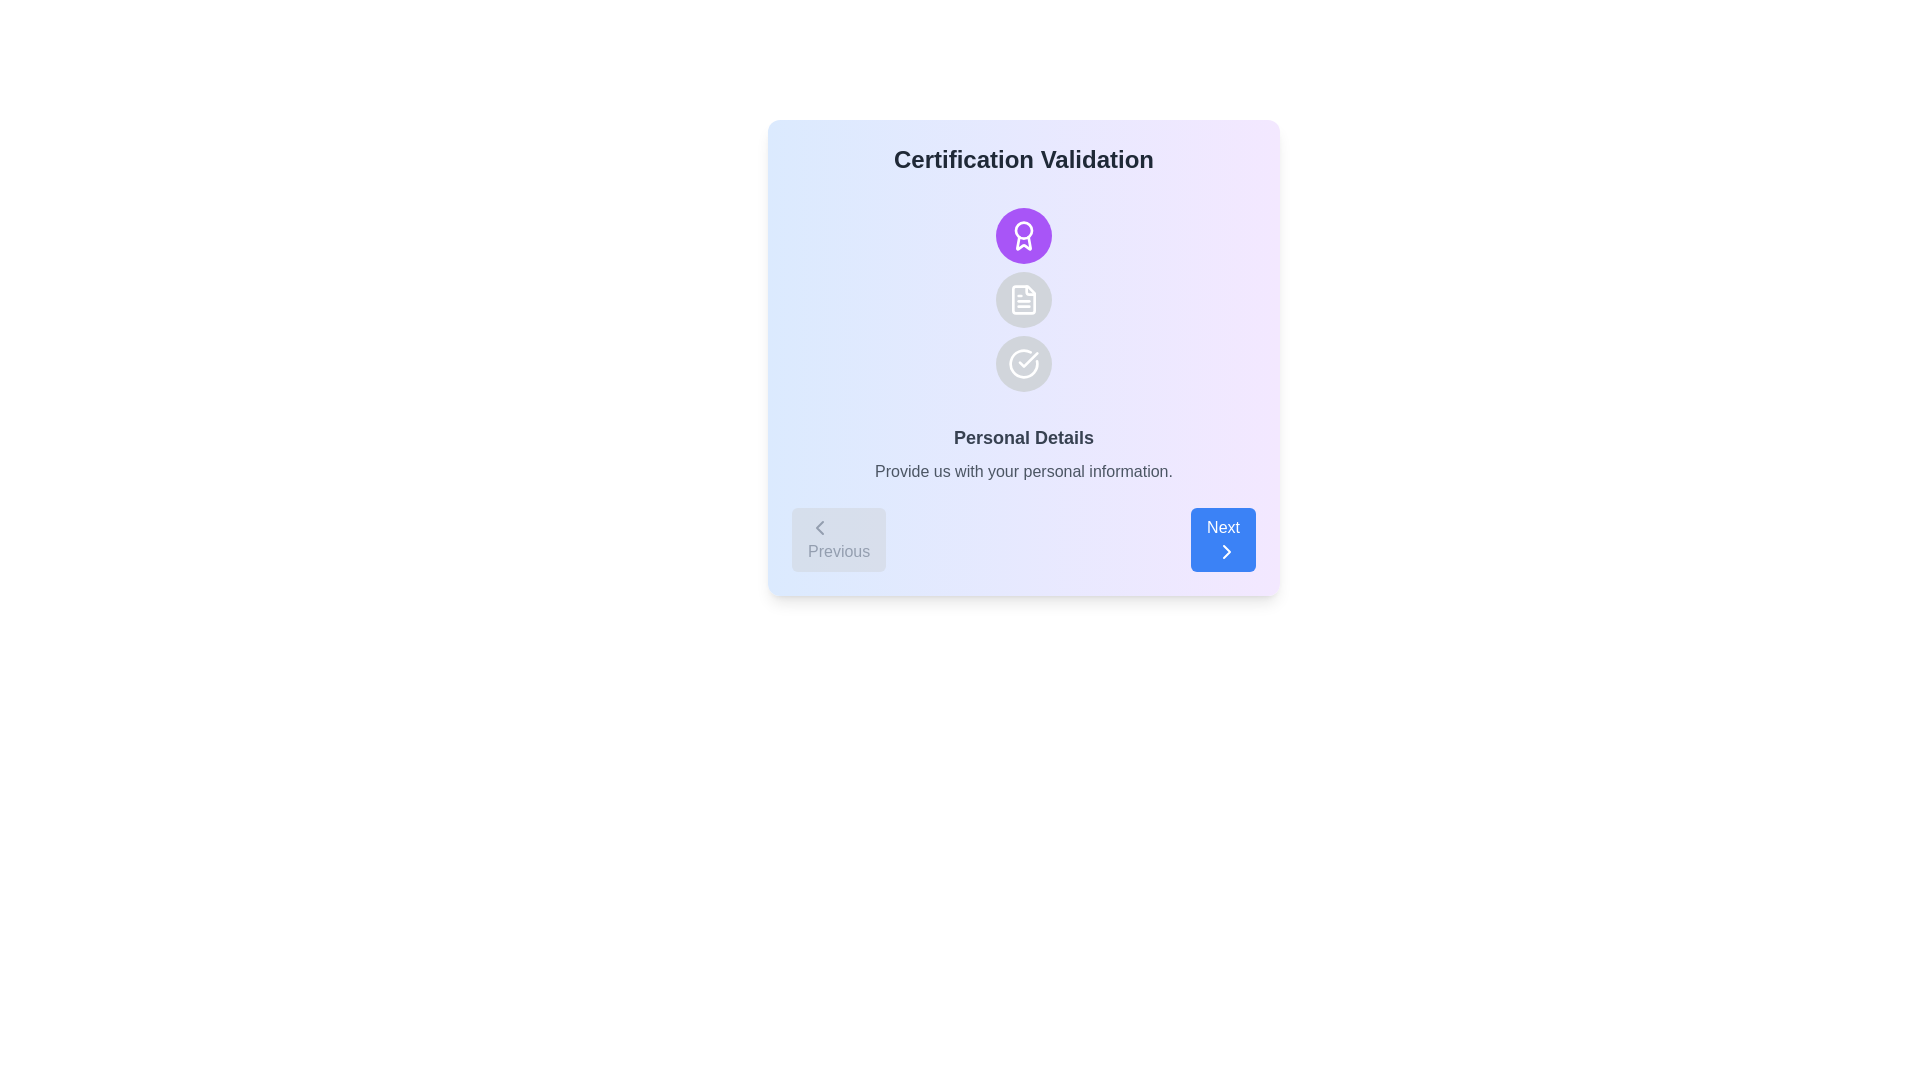 This screenshot has width=1920, height=1080. I want to click on the 'Personal Details' text heading that indicates the section's topic, positioned centrally above the subtitle in the main content area, so click(1023, 437).